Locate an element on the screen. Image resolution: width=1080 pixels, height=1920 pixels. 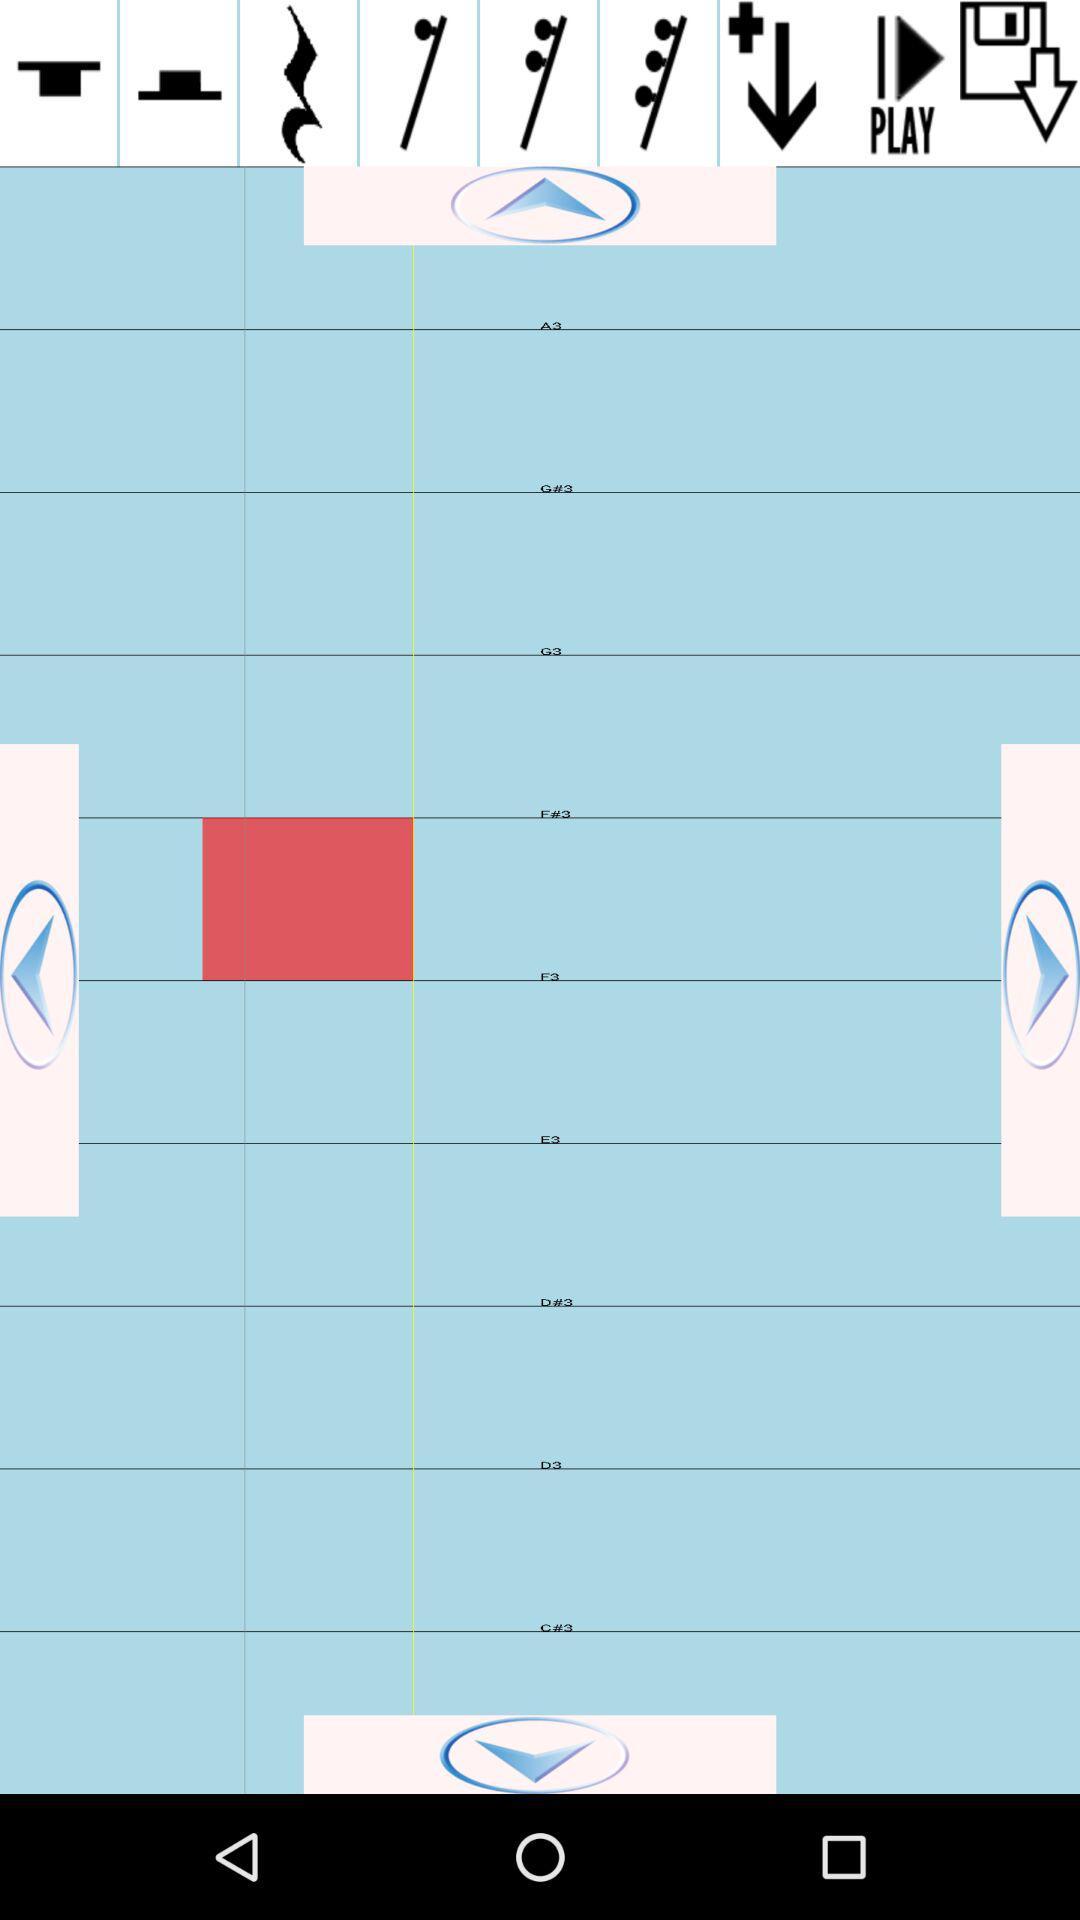
go back is located at coordinates (39, 980).